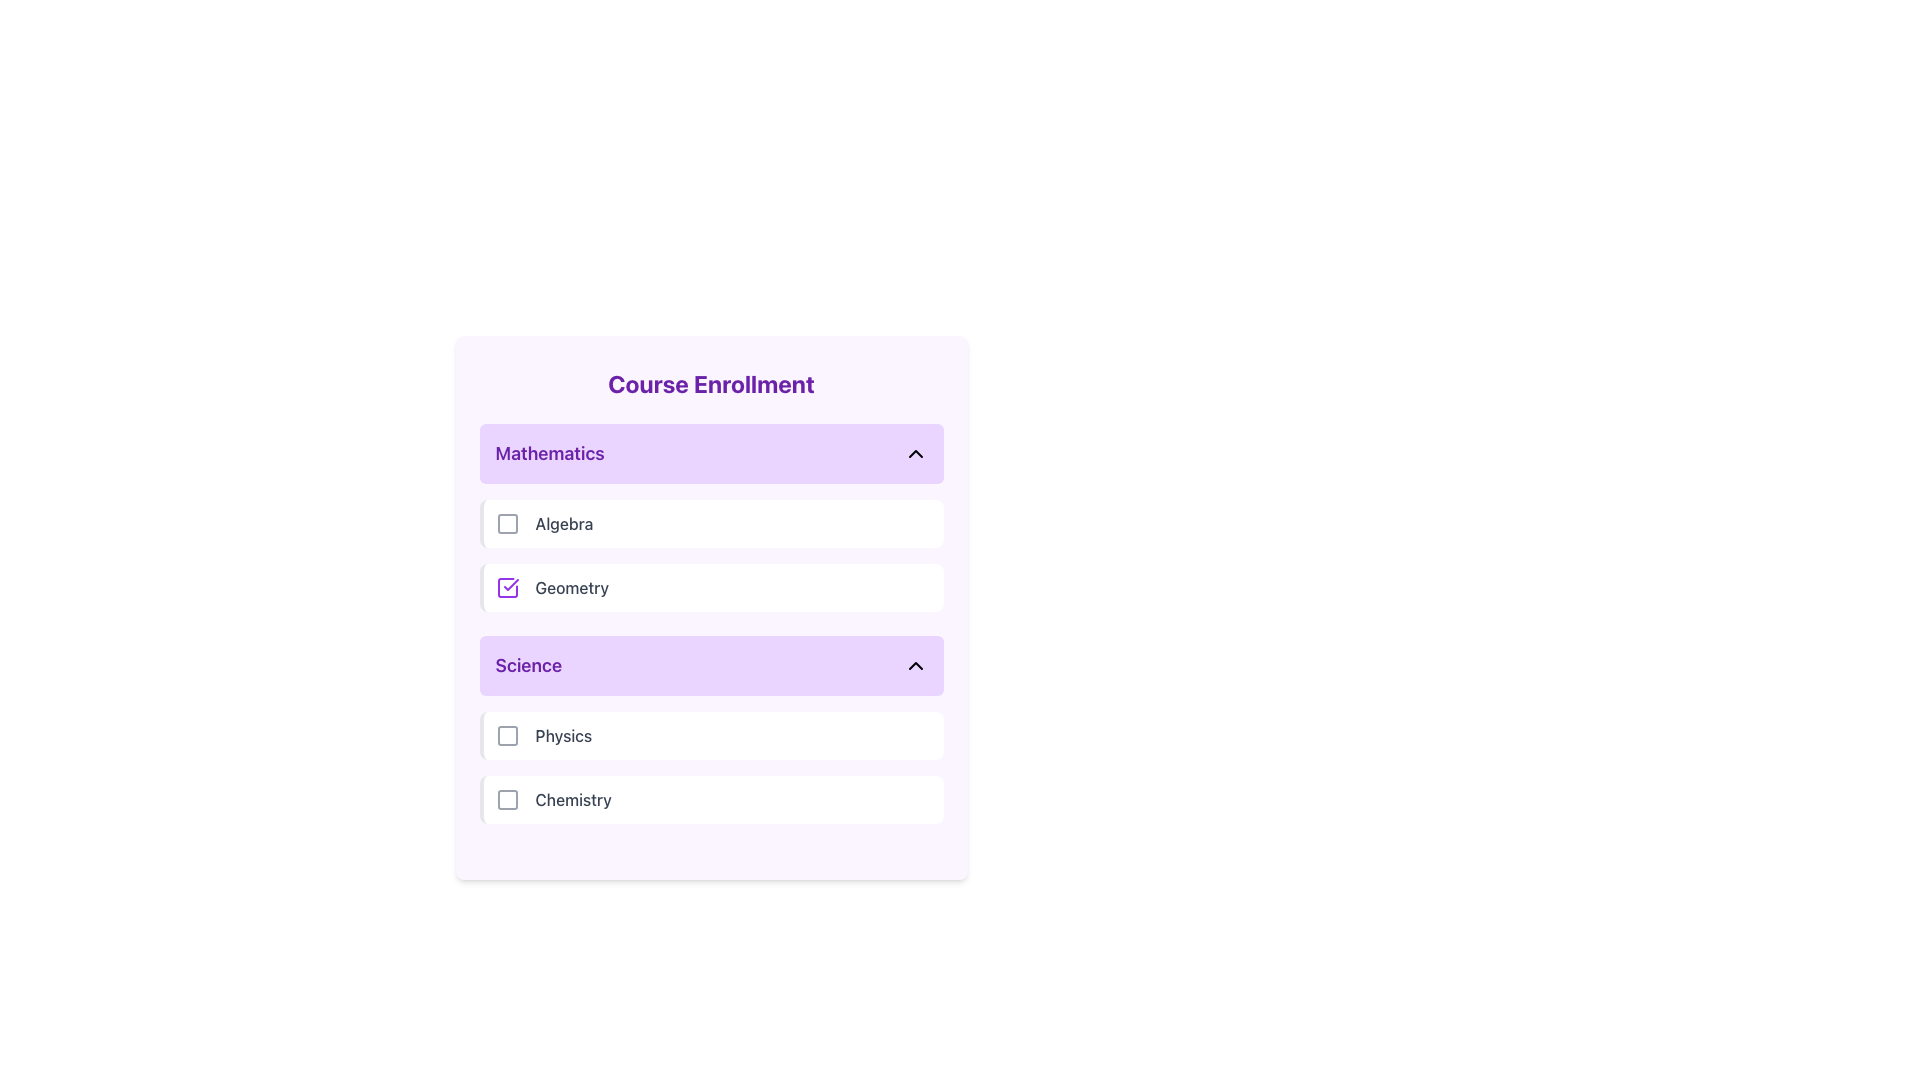 Image resolution: width=1920 pixels, height=1080 pixels. Describe the element at coordinates (711, 523) in the screenshot. I see `the first selectable list item with a checkbox in the 'Mathematics' section, located above the 'Geometry' entry` at that location.